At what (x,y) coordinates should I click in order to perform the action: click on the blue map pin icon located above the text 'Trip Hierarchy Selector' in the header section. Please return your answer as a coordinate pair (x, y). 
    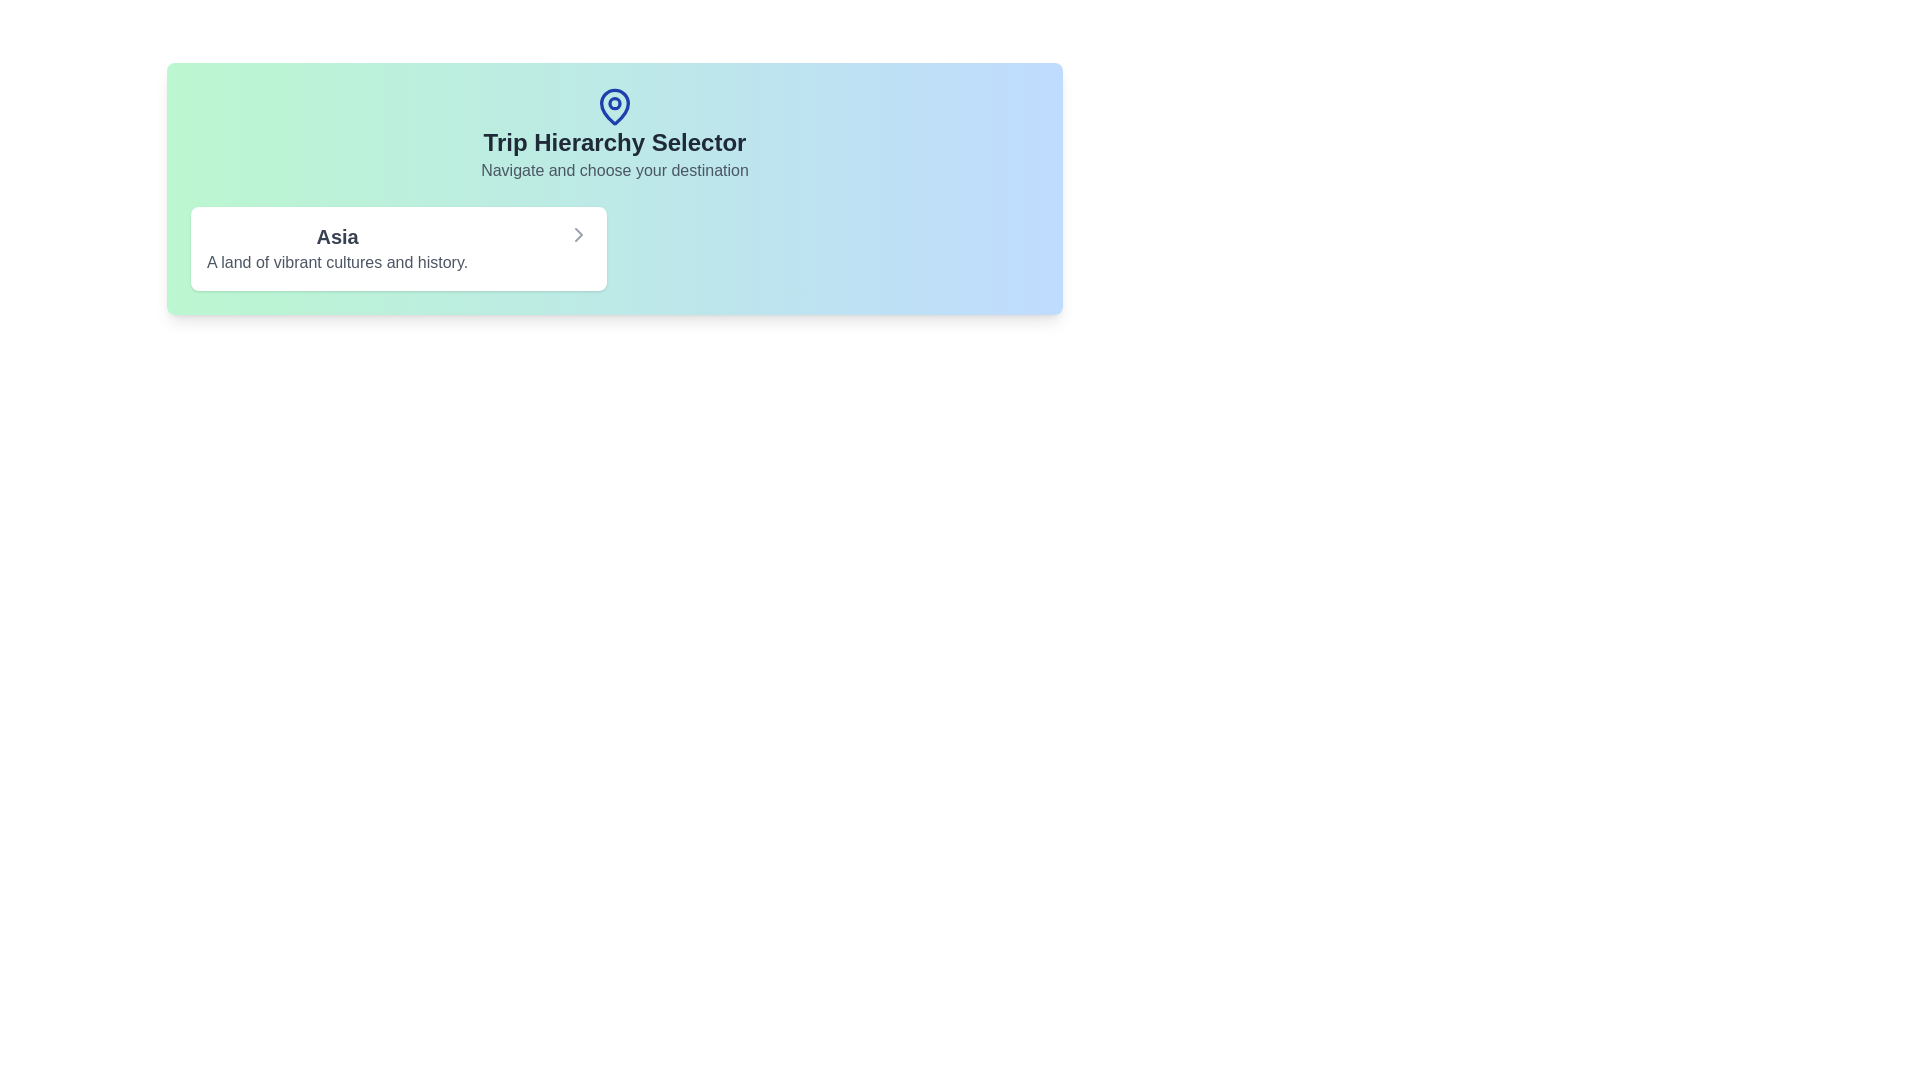
    Looking at the image, I should click on (613, 105).